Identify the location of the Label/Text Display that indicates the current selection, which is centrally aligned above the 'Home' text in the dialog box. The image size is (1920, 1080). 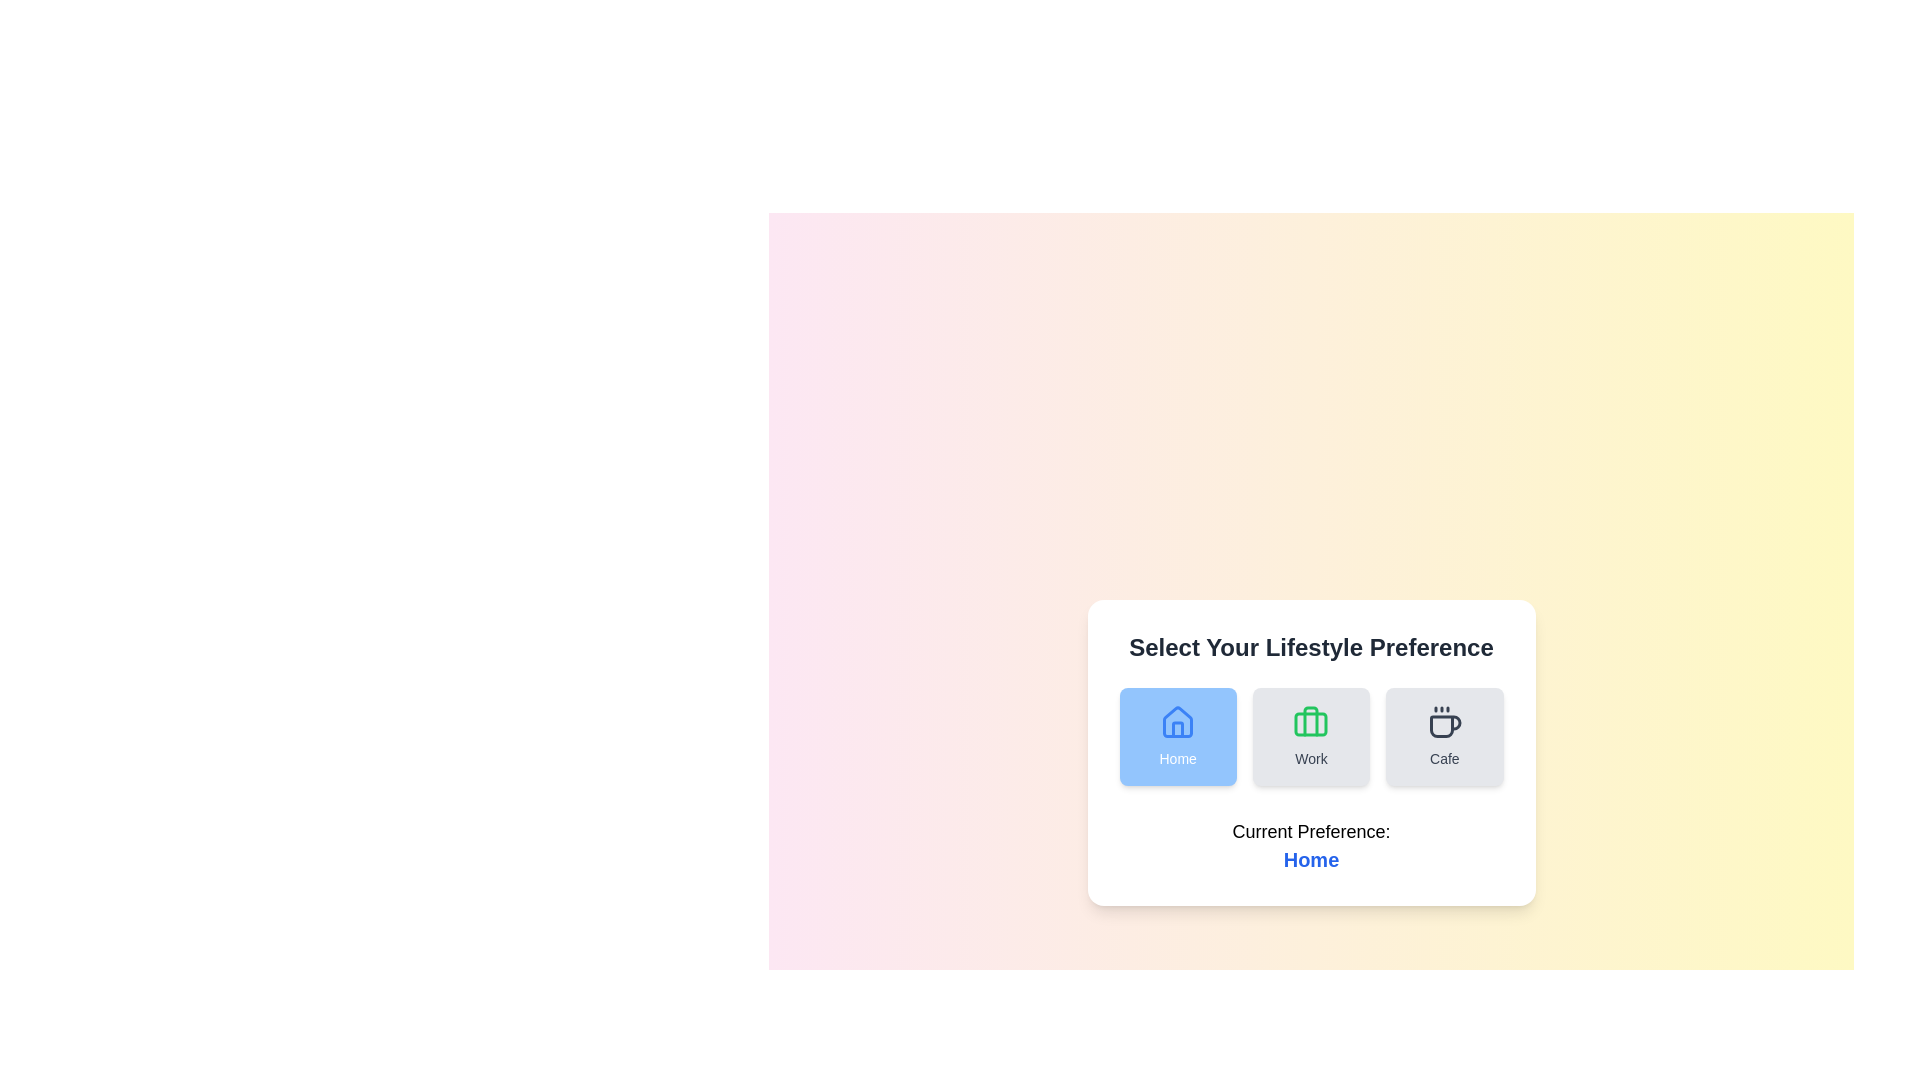
(1311, 832).